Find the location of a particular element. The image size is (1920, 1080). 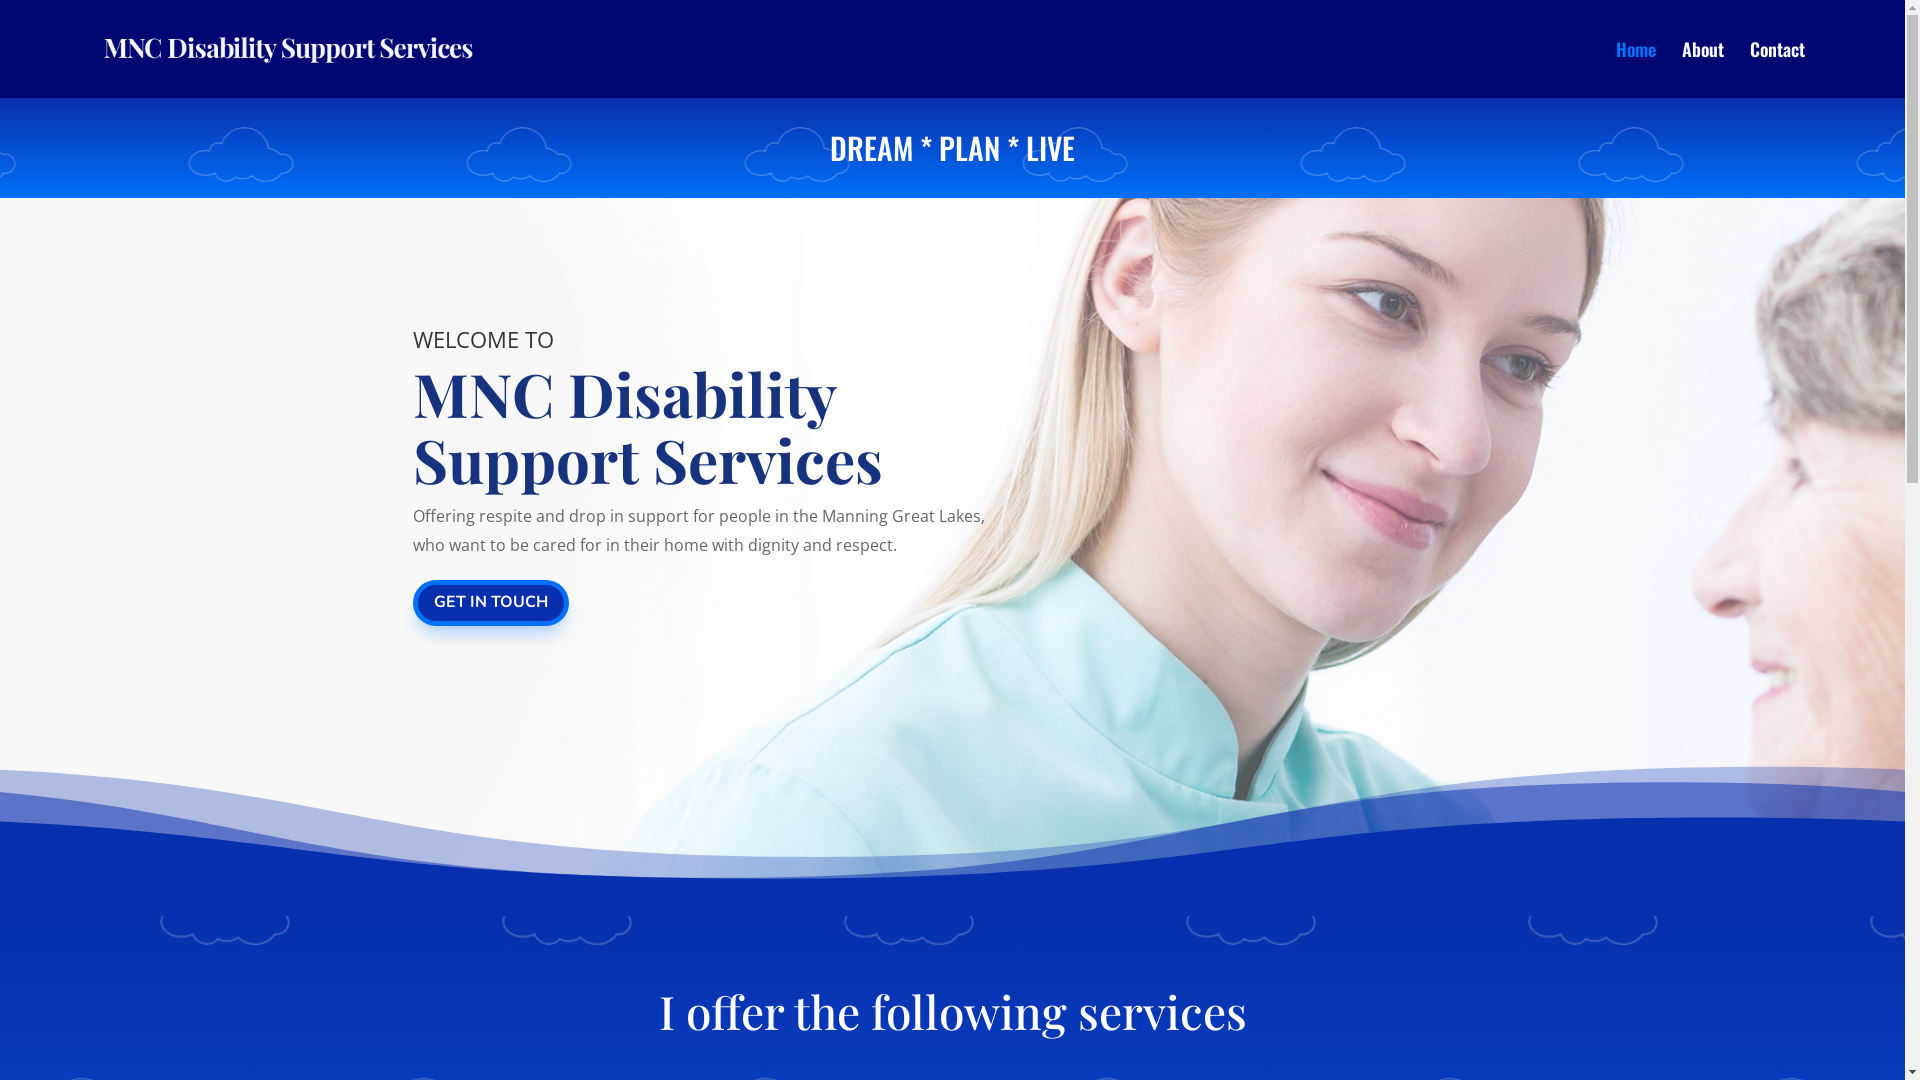

'Home' is located at coordinates (1636, 68).